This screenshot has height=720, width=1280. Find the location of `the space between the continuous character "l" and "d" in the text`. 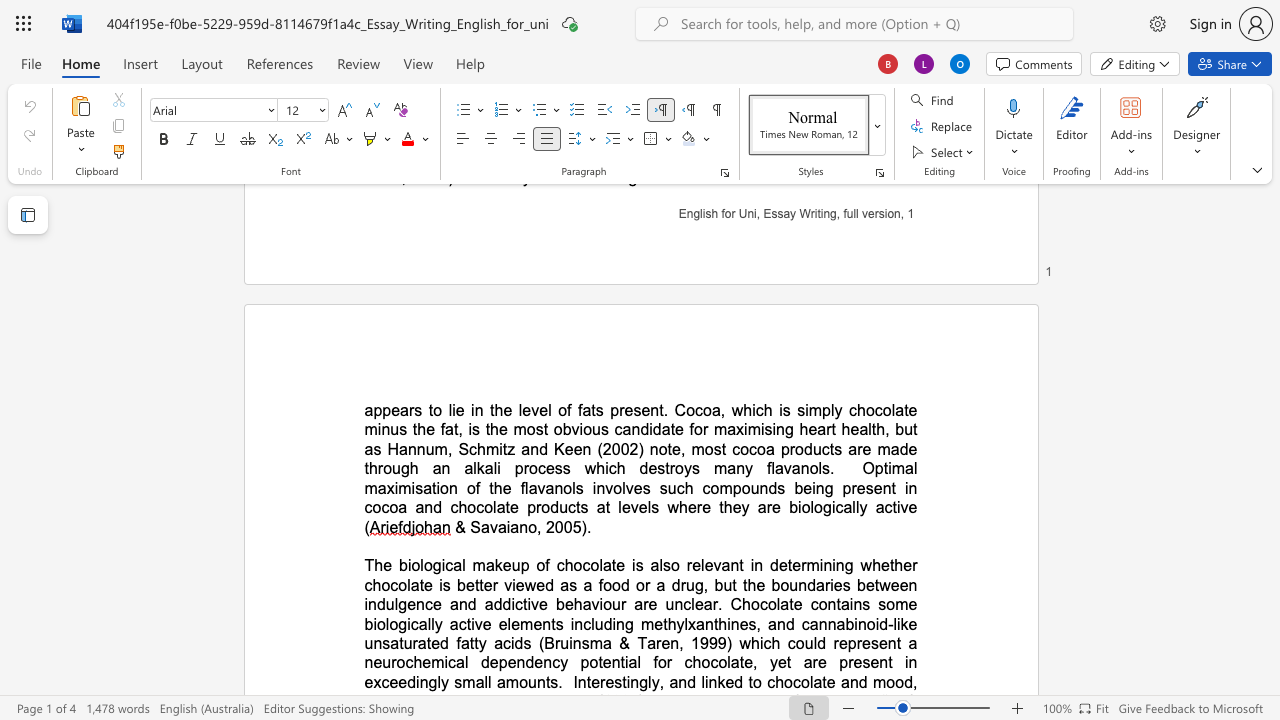

the space between the continuous character "l" and "d" in the text is located at coordinates (818, 643).